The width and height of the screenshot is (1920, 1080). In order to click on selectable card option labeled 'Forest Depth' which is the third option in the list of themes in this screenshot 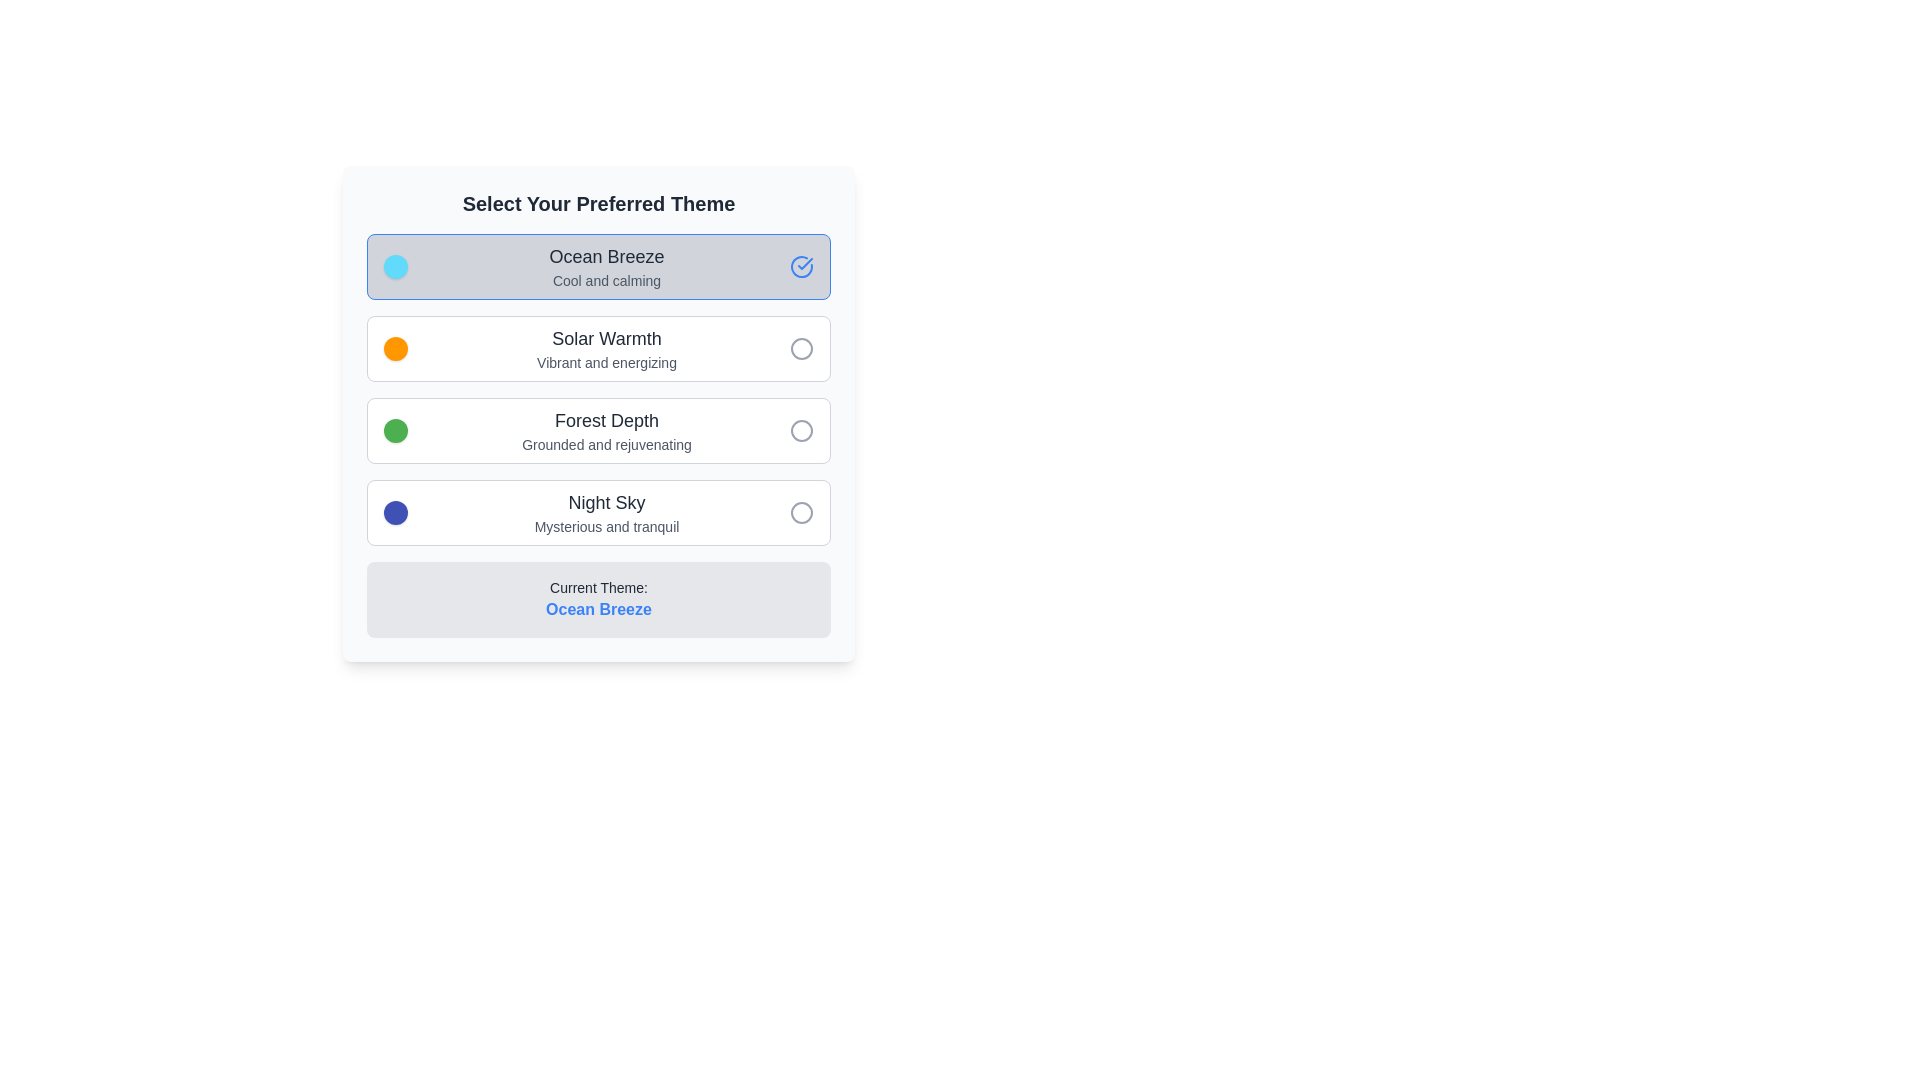, I will do `click(598, 430)`.